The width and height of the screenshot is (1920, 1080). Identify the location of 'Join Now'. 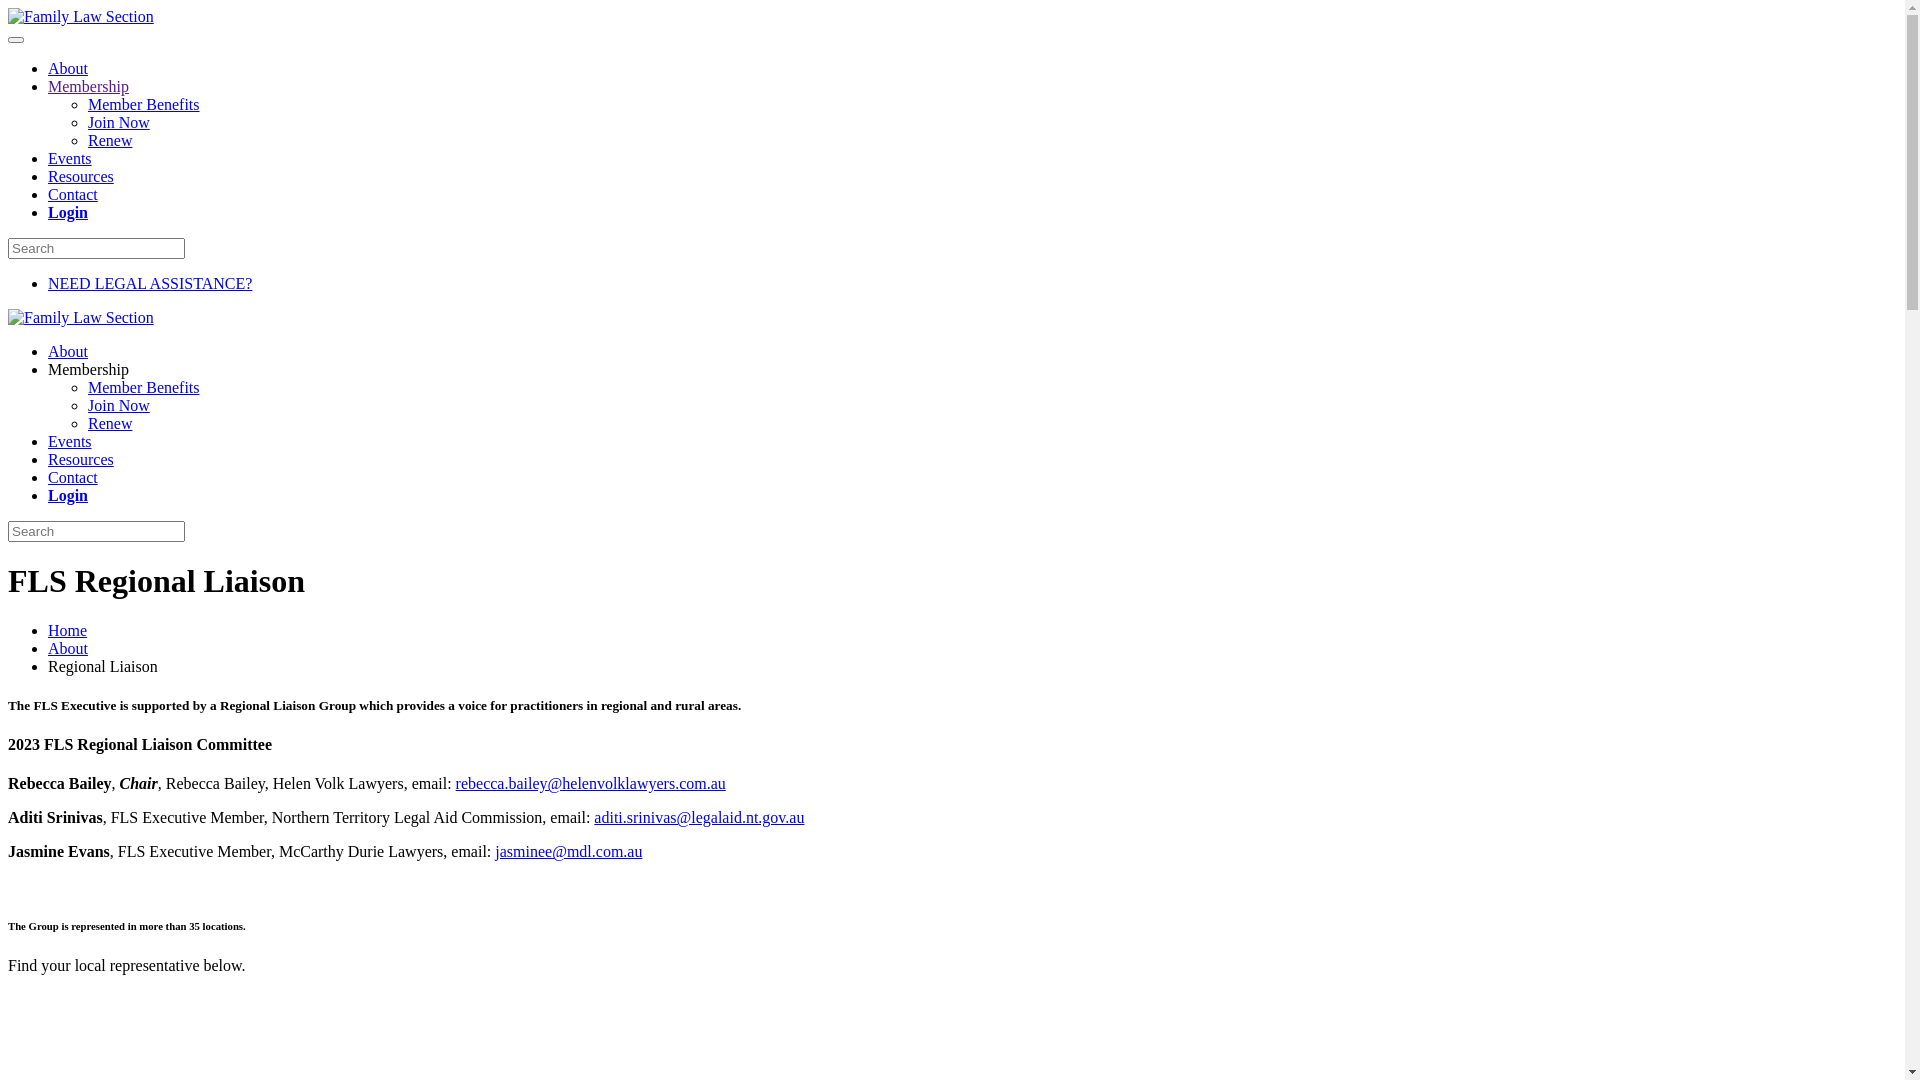
(118, 405).